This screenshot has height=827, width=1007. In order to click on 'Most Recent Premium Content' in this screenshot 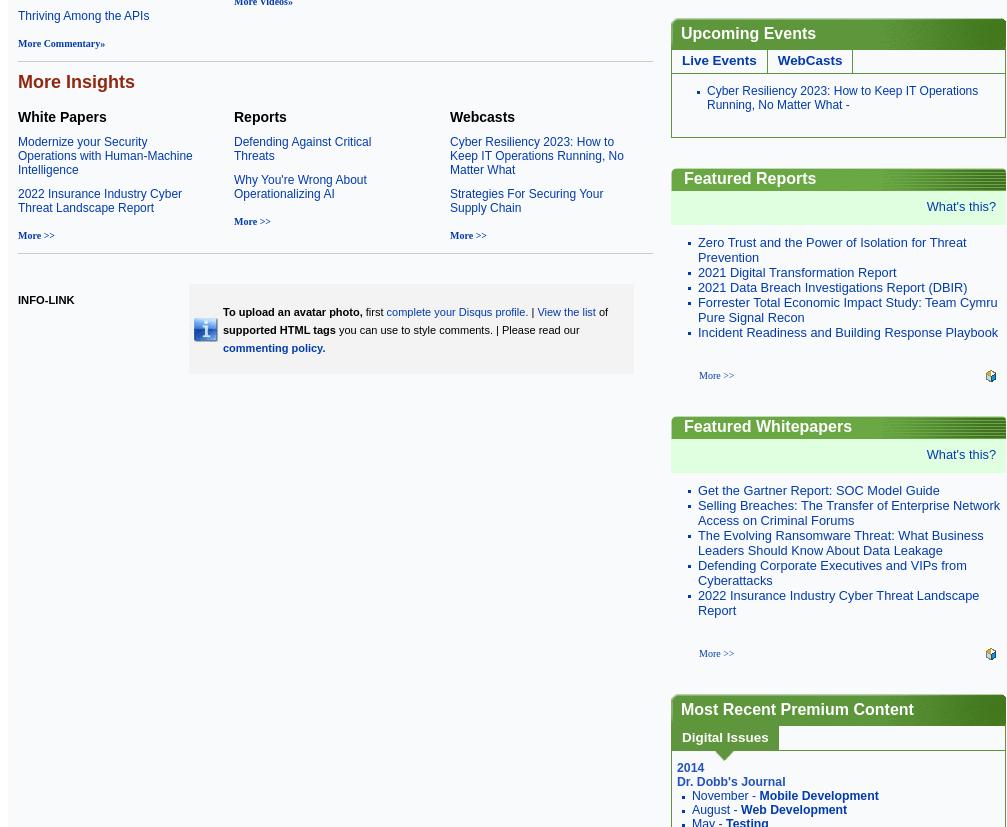, I will do `click(796, 709)`.